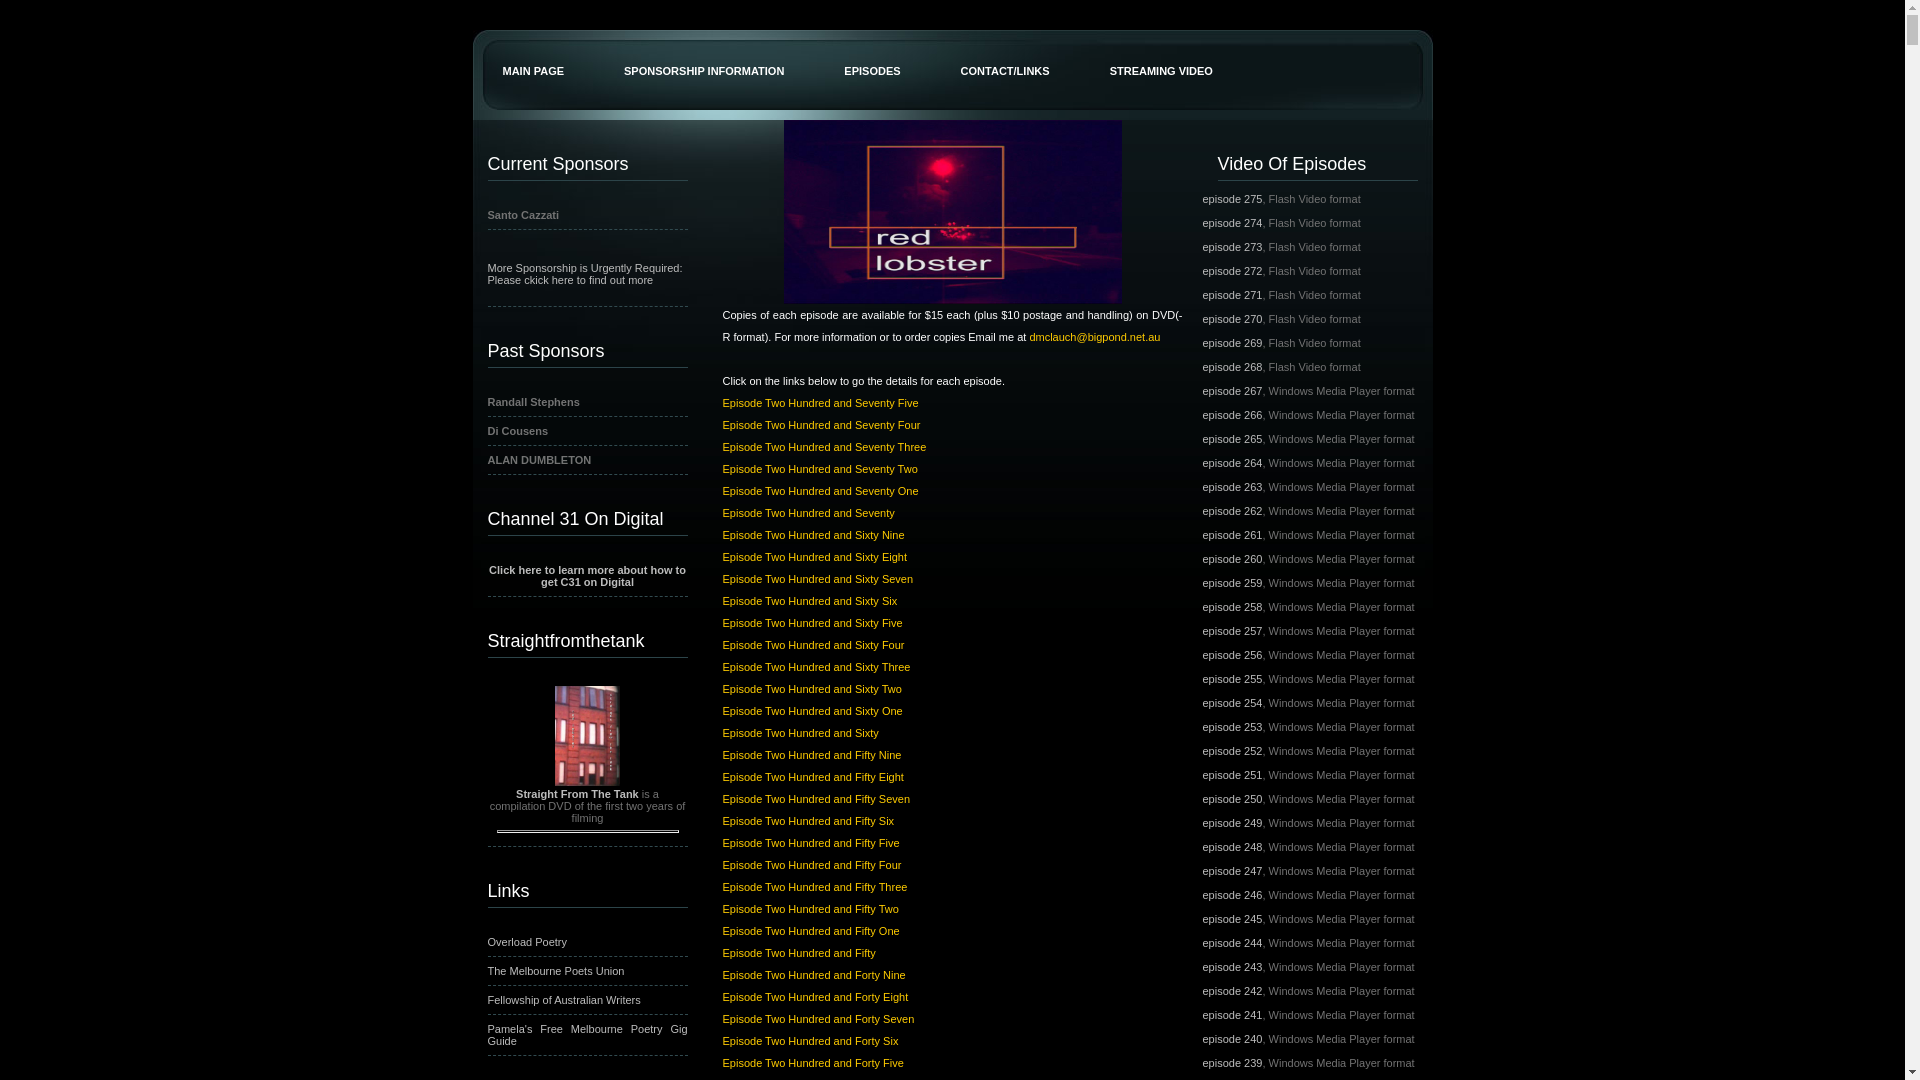 Image resolution: width=1920 pixels, height=1080 pixels. I want to click on 'Episode Two Hundred and Forty Seven', so click(720, 1018).